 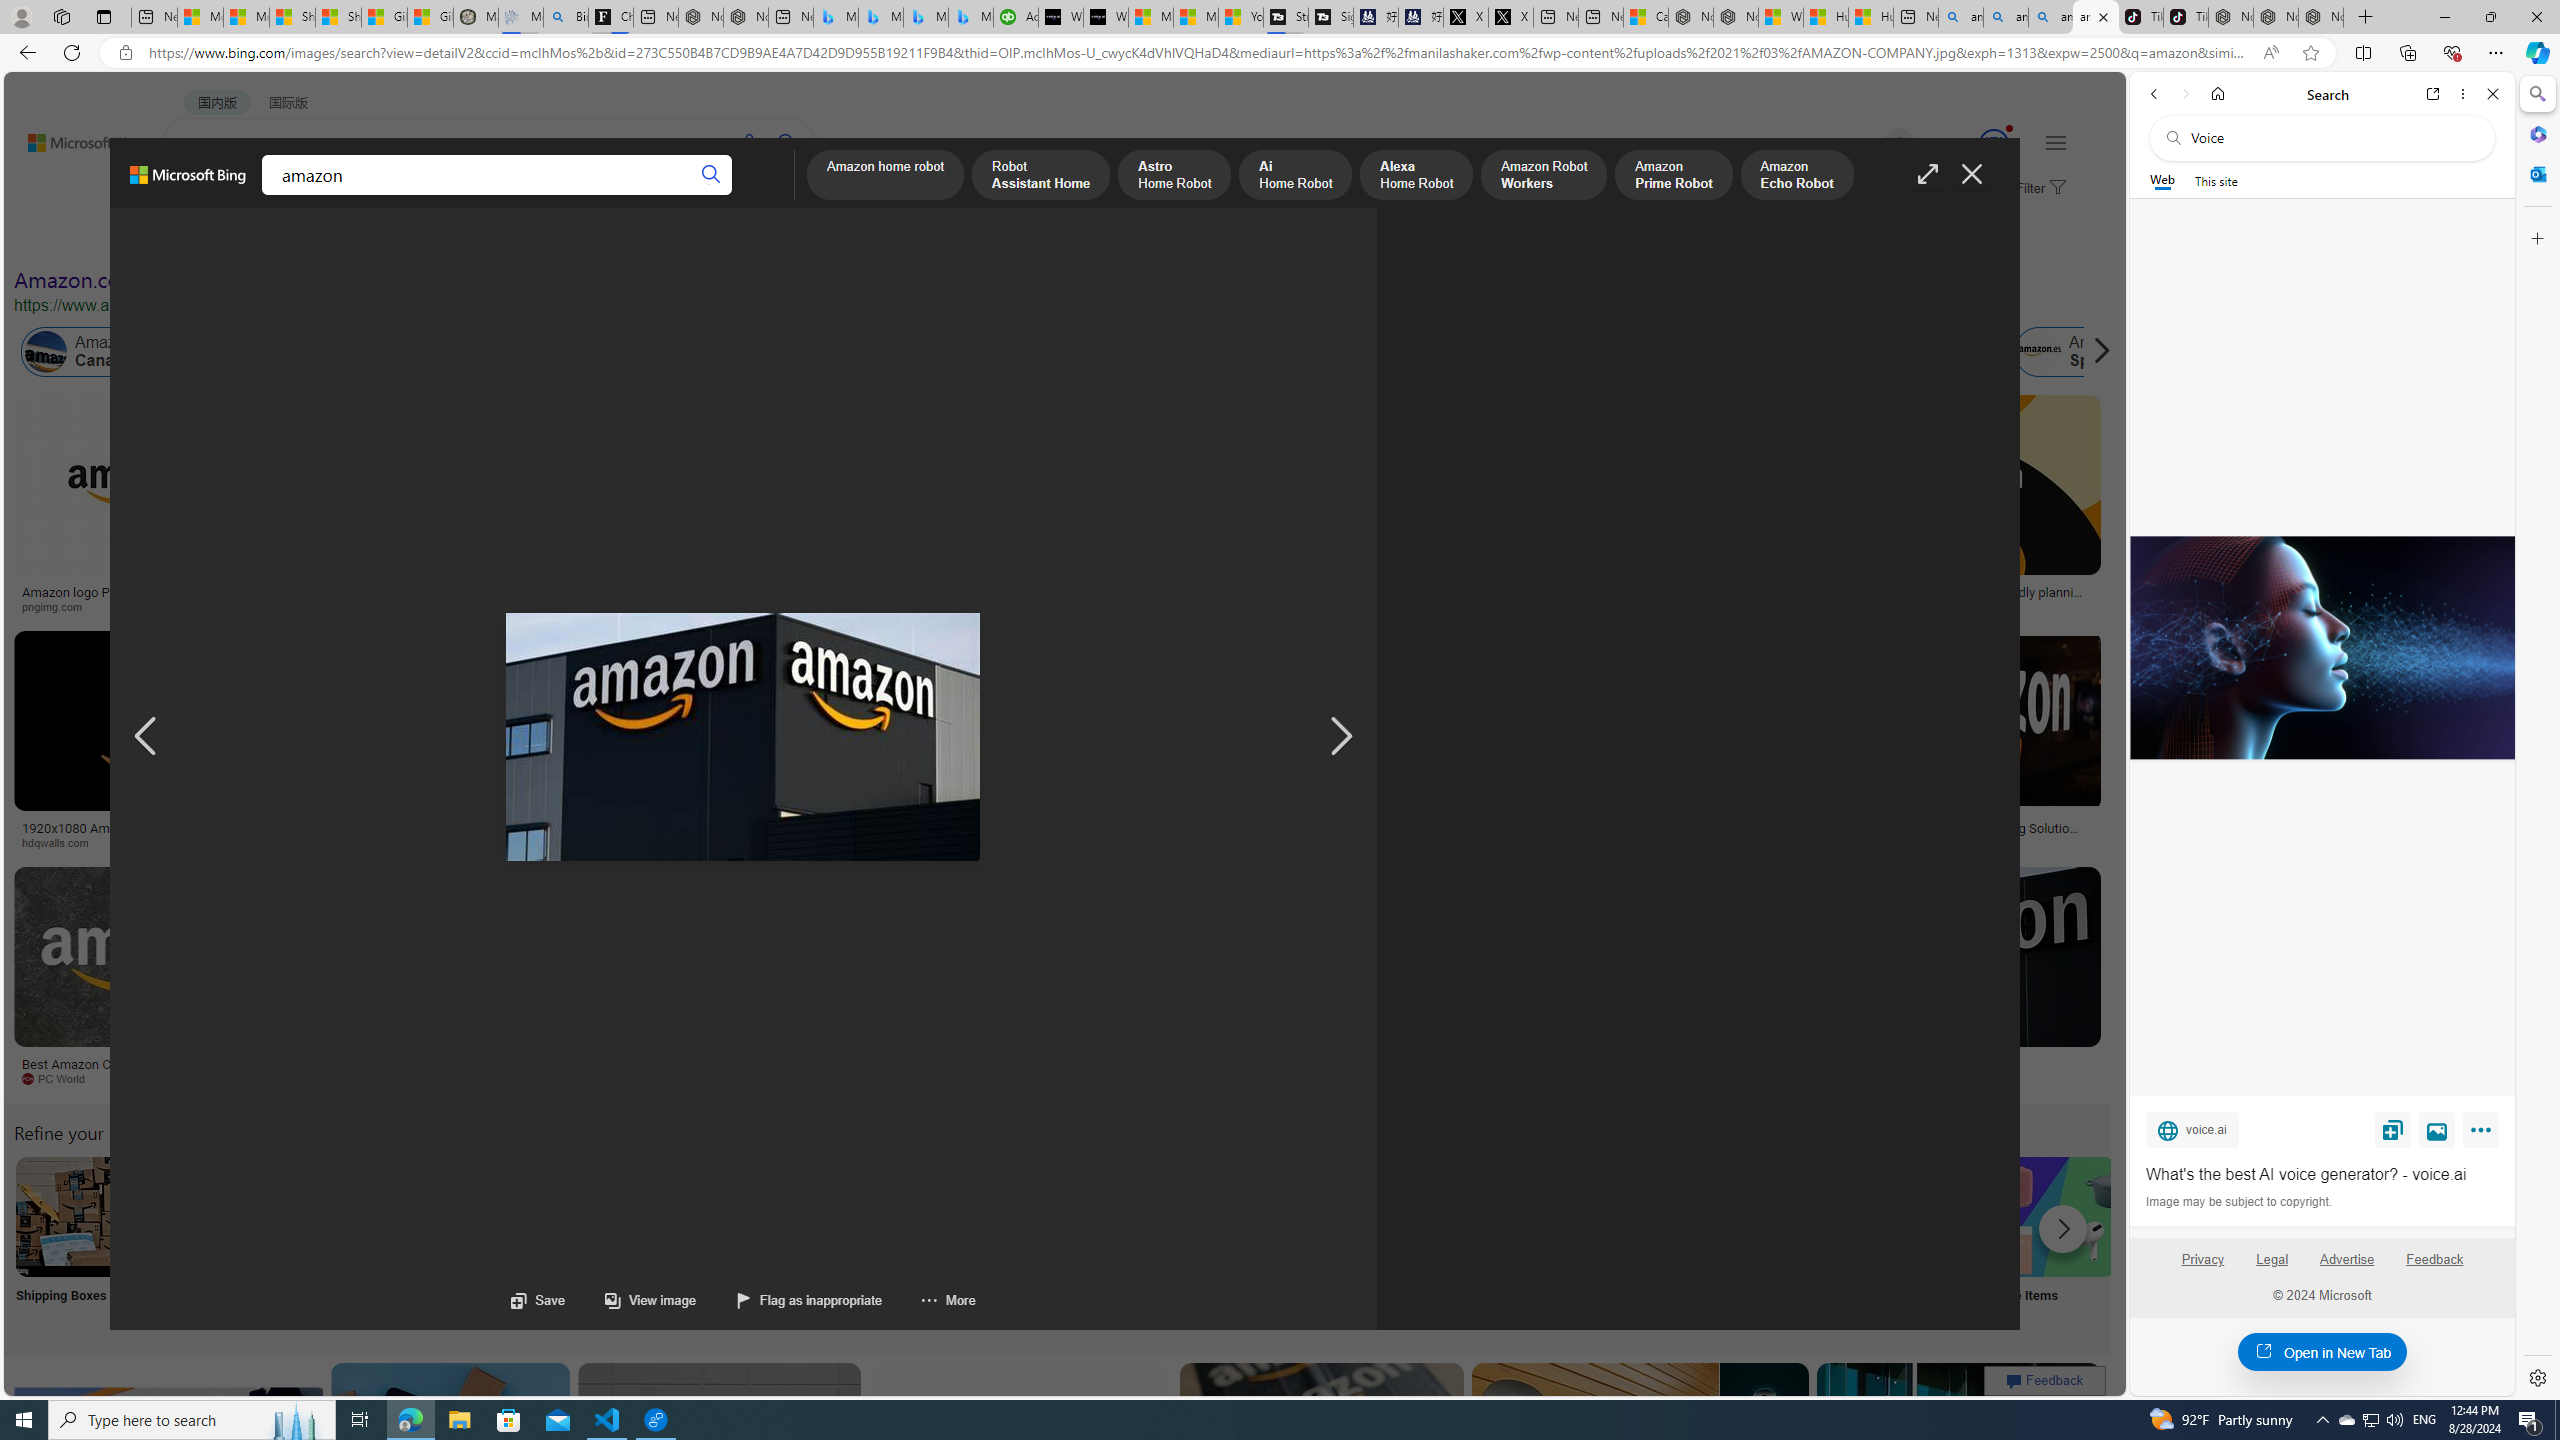 I want to click on 'VIDEOS', so click(x=457, y=195).